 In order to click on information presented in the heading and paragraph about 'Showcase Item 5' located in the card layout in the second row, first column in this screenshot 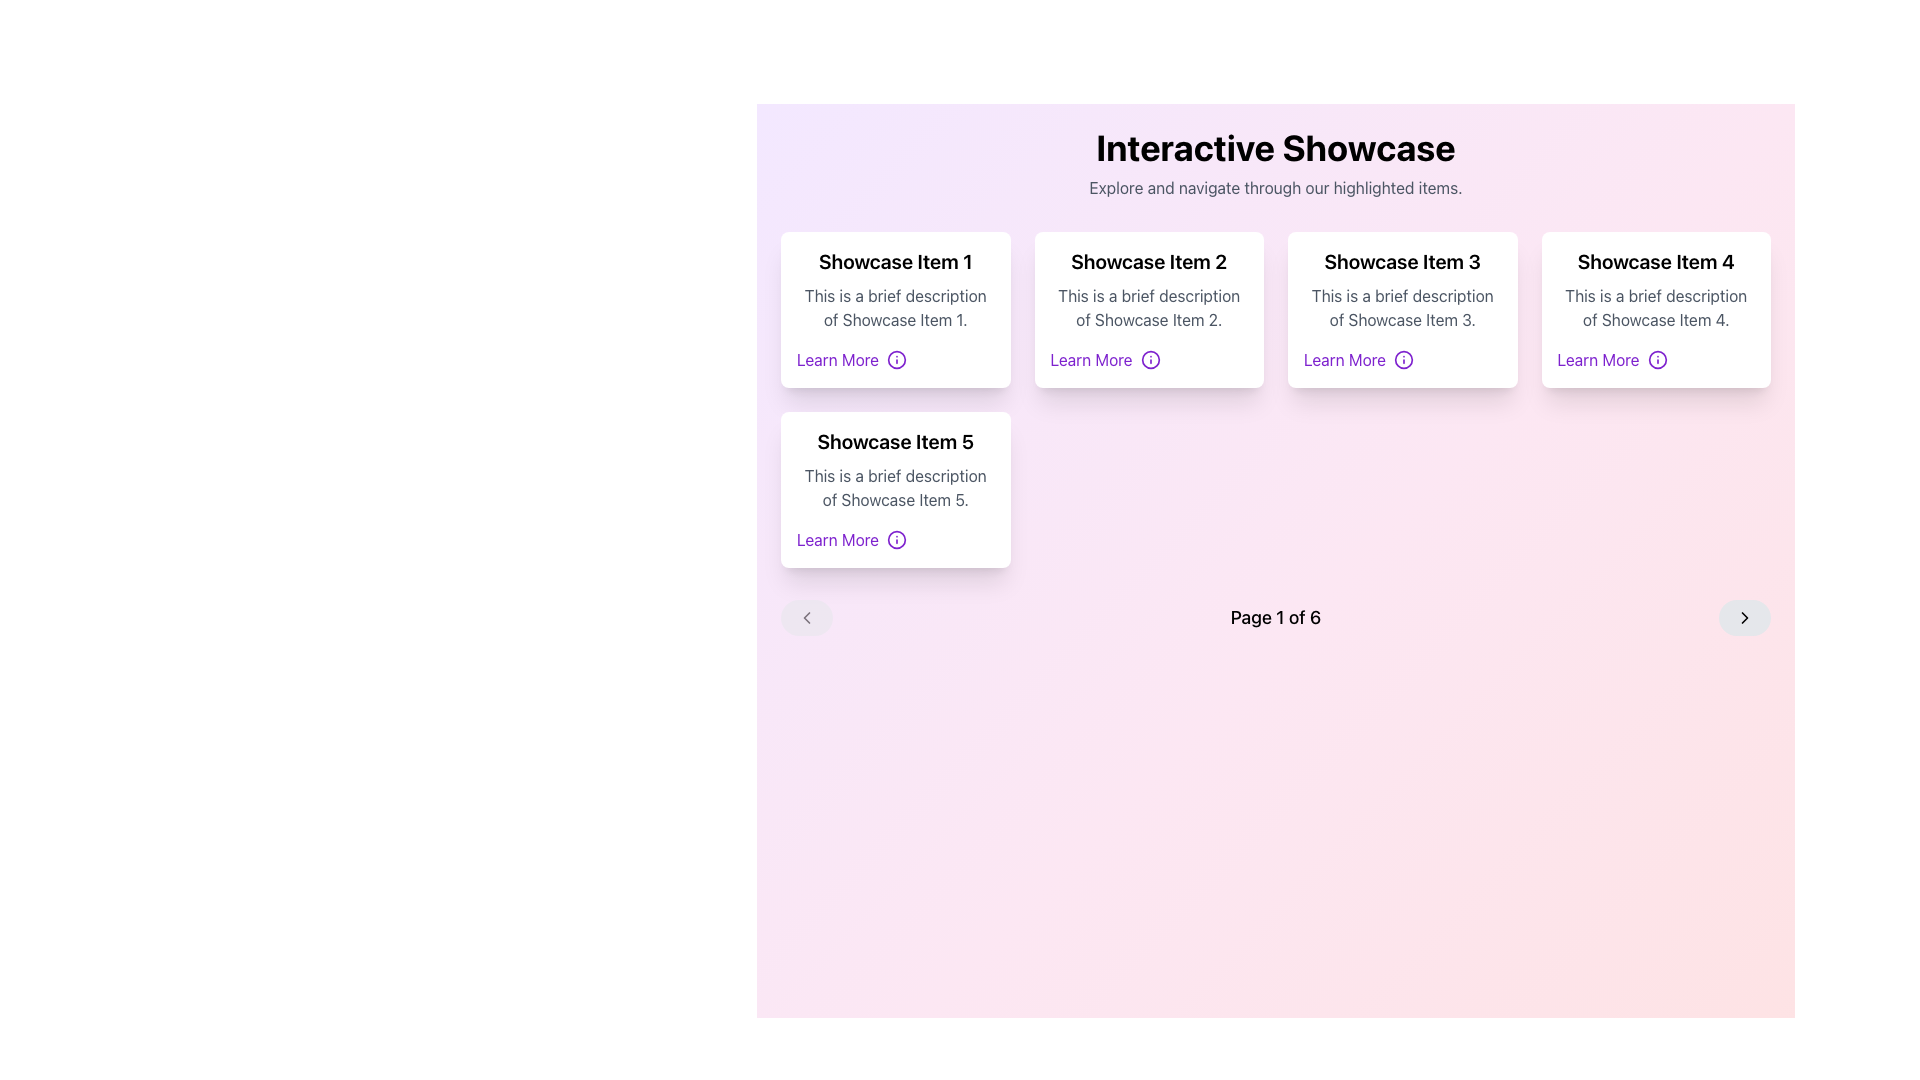, I will do `click(894, 470)`.